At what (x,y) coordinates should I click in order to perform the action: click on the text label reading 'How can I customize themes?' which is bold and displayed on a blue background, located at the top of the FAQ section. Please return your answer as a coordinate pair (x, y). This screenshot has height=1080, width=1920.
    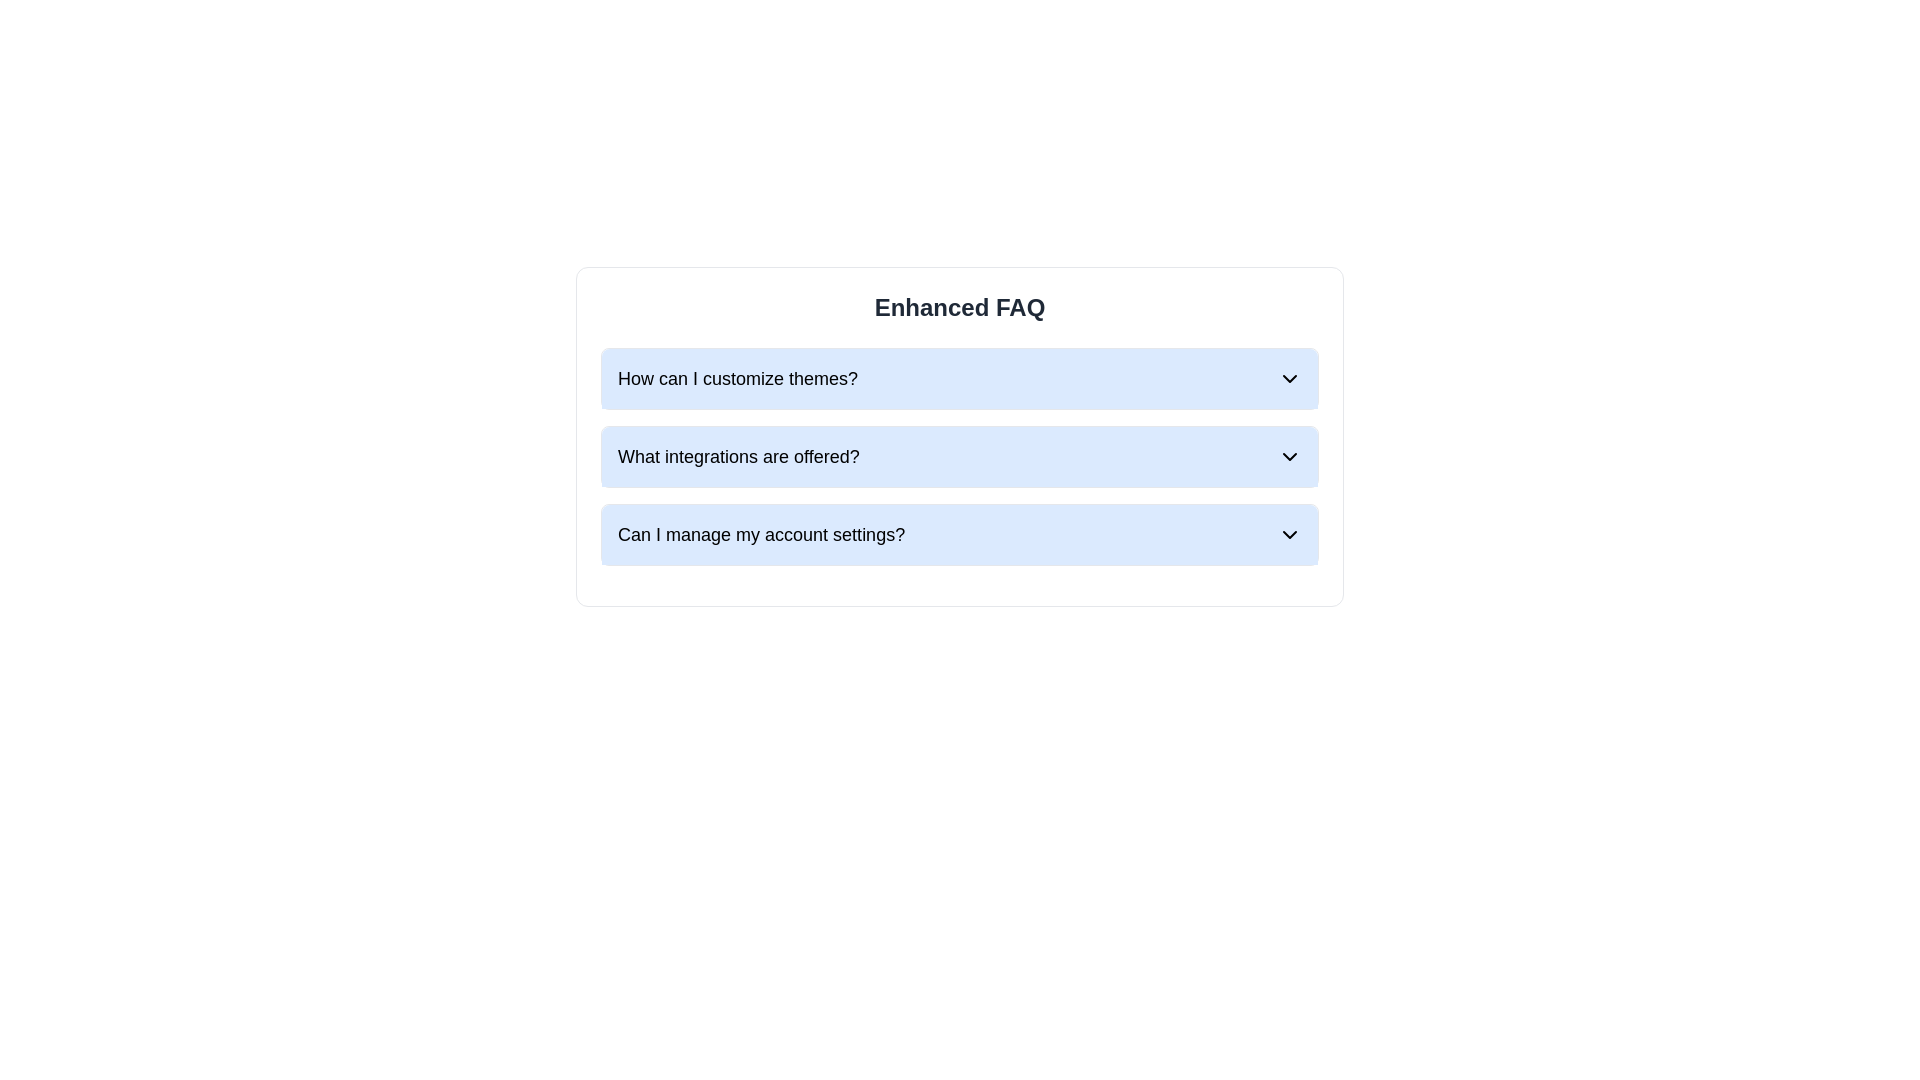
    Looking at the image, I should click on (737, 378).